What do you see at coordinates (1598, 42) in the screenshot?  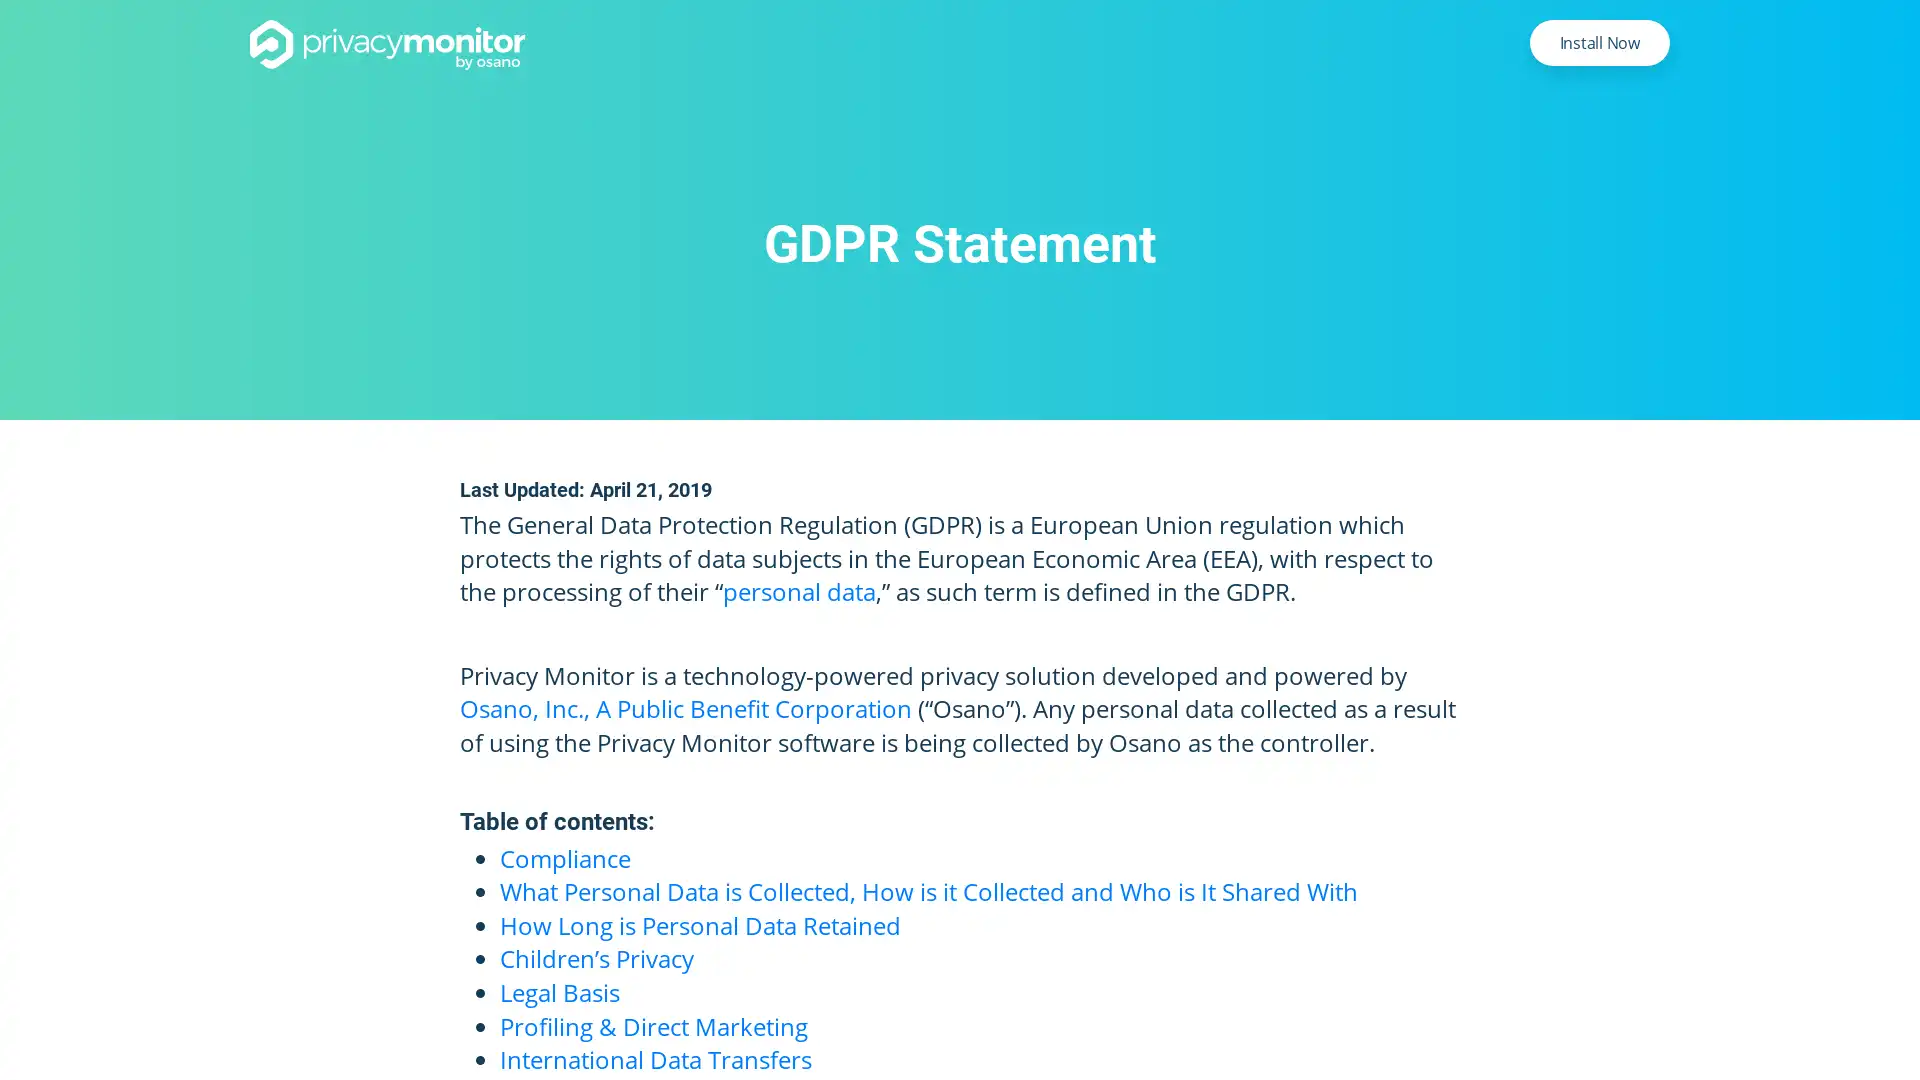 I see `Install Now` at bounding box center [1598, 42].